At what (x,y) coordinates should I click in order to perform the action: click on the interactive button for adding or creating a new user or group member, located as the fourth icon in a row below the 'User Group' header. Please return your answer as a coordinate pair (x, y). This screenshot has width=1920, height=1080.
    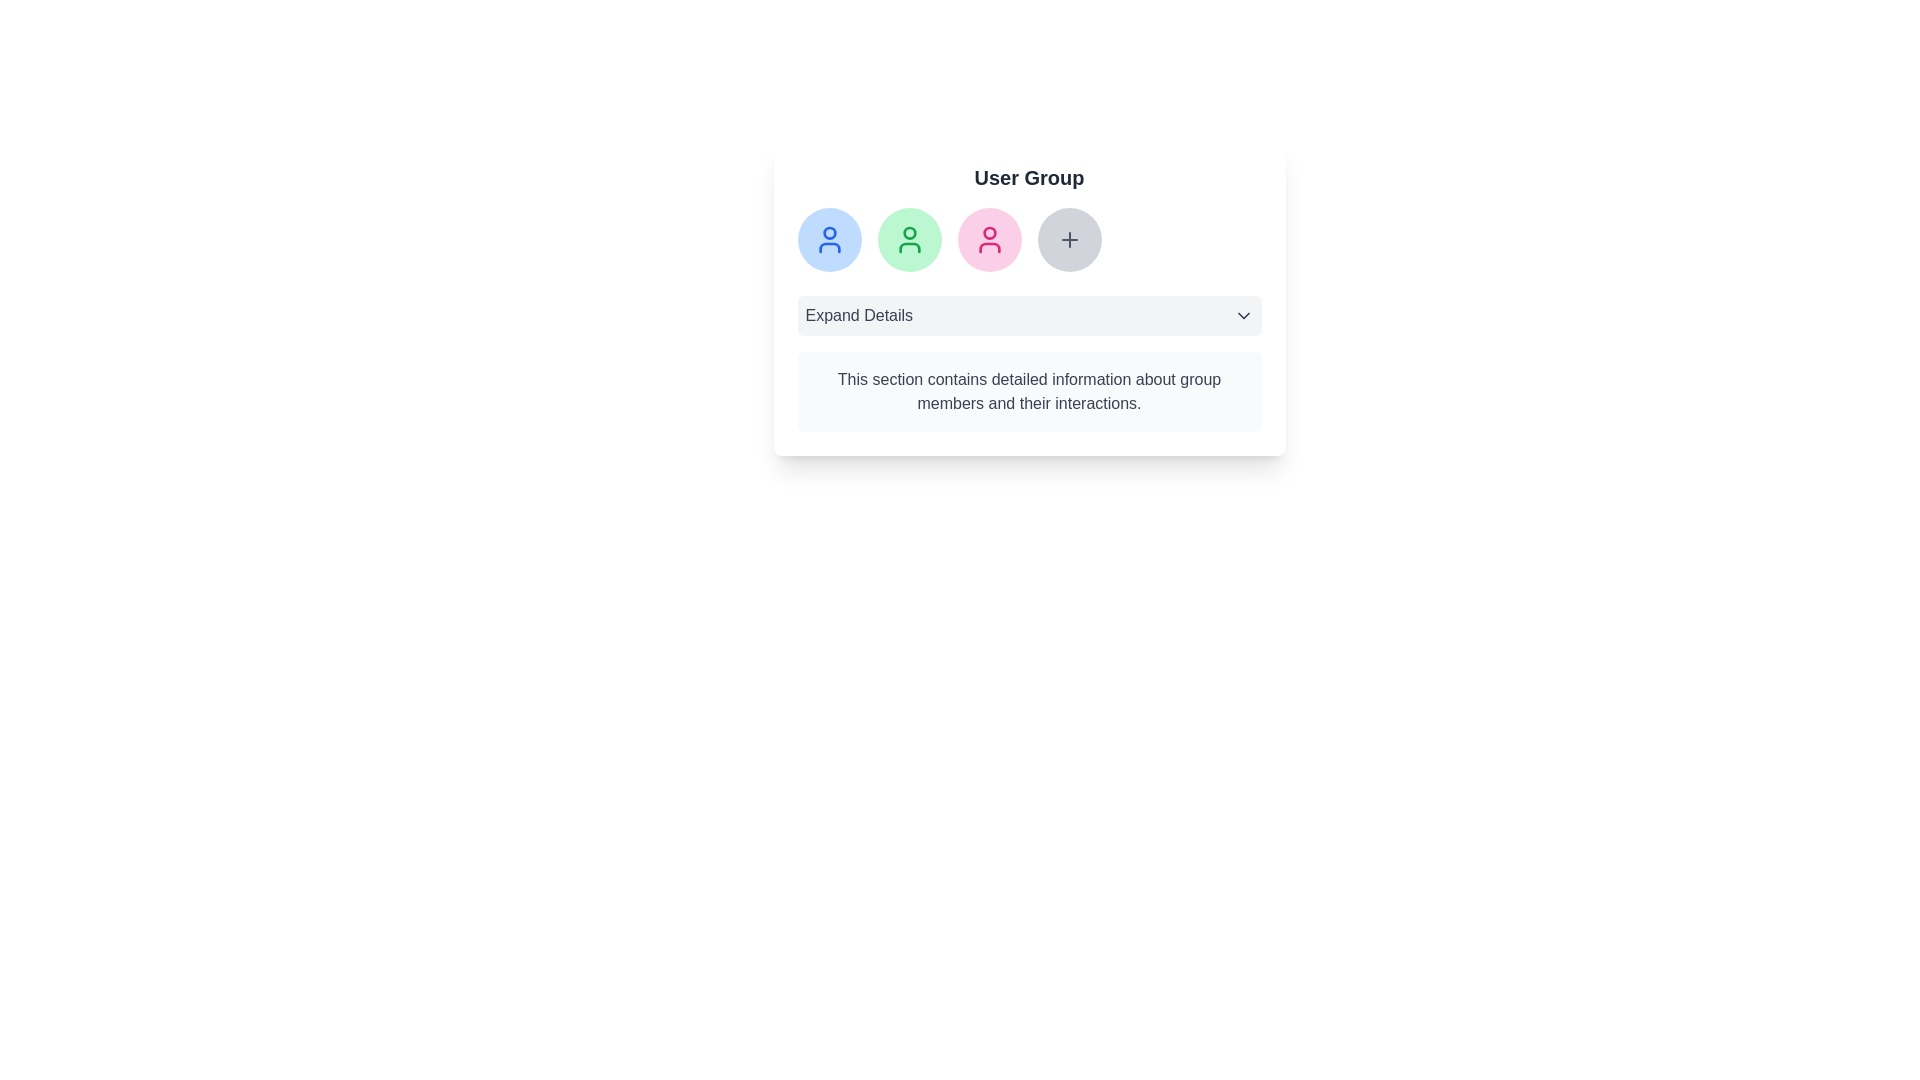
    Looking at the image, I should click on (1068, 238).